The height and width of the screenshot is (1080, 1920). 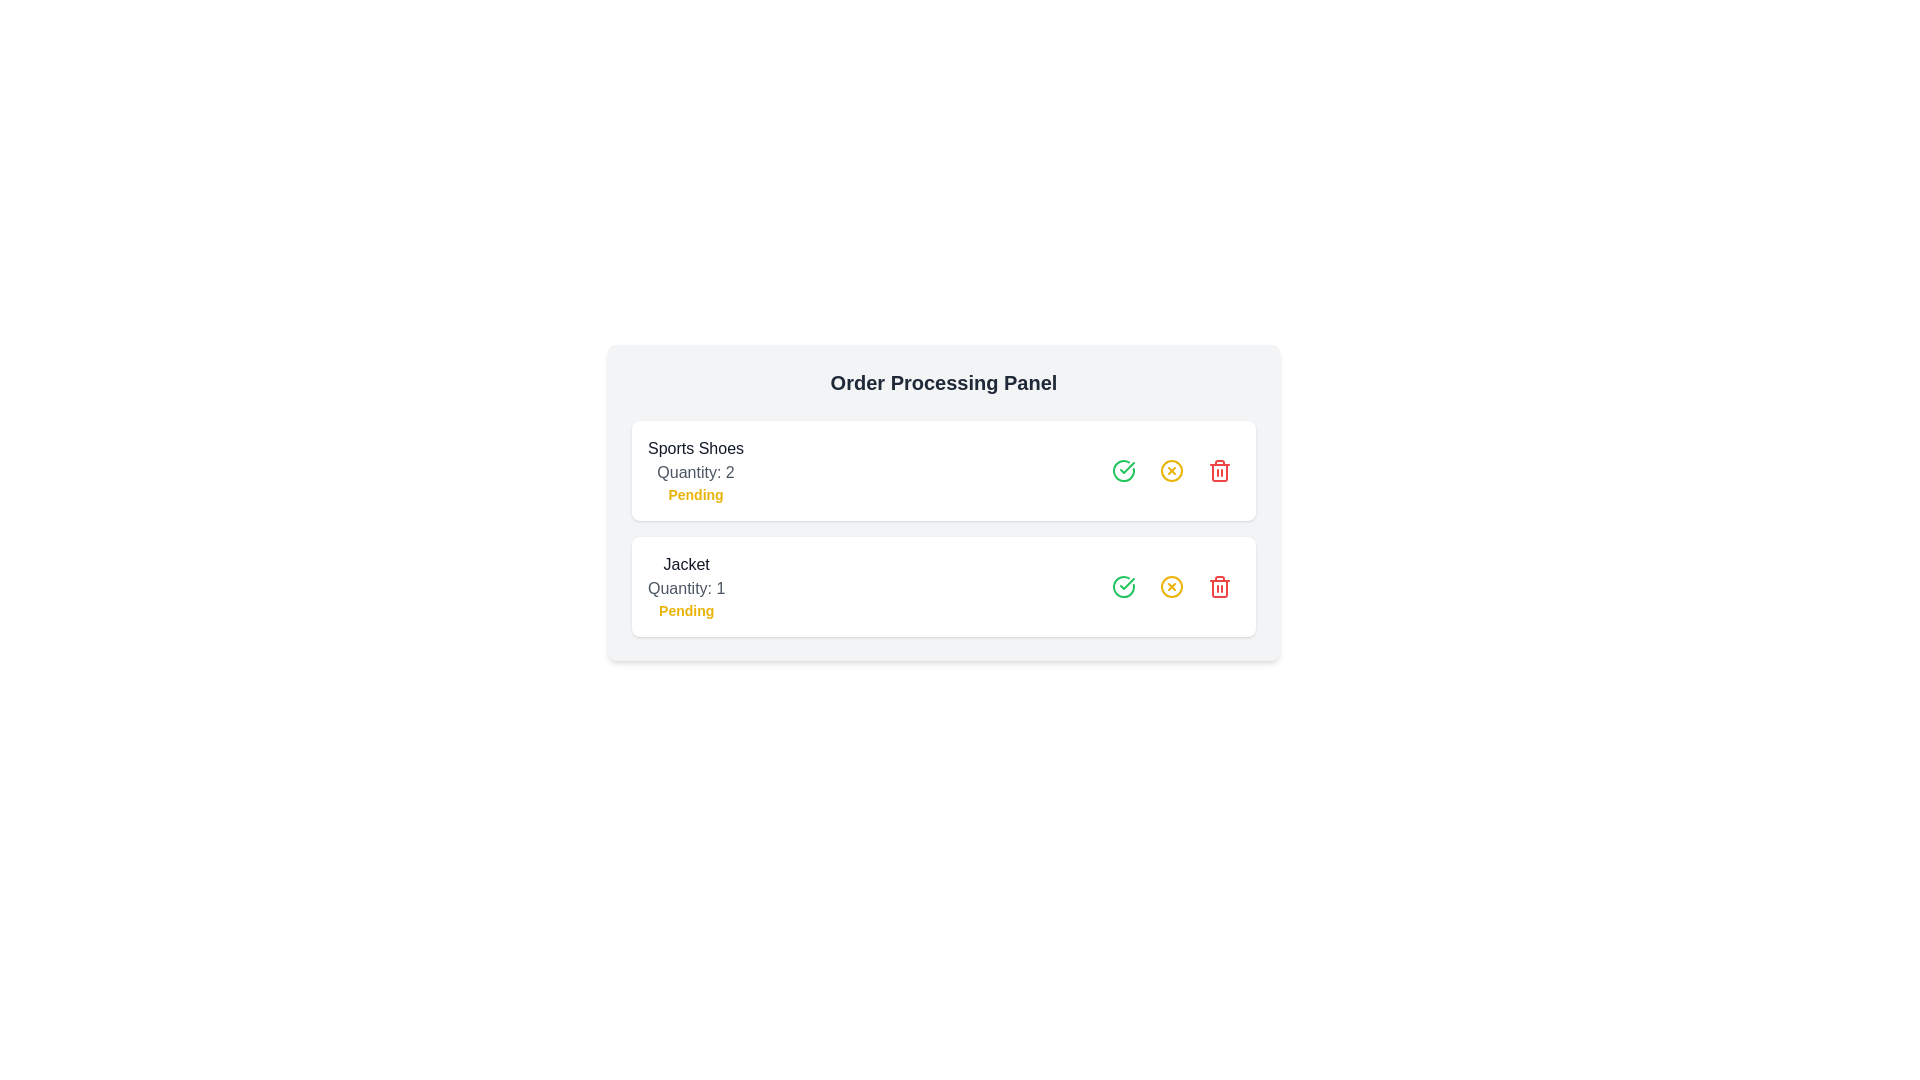 I want to click on the yellow circular button with an 'X' inside, which is the second icon in a row of three on the right side of the 'Sports Shoes' item card, so click(x=1171, y=470).